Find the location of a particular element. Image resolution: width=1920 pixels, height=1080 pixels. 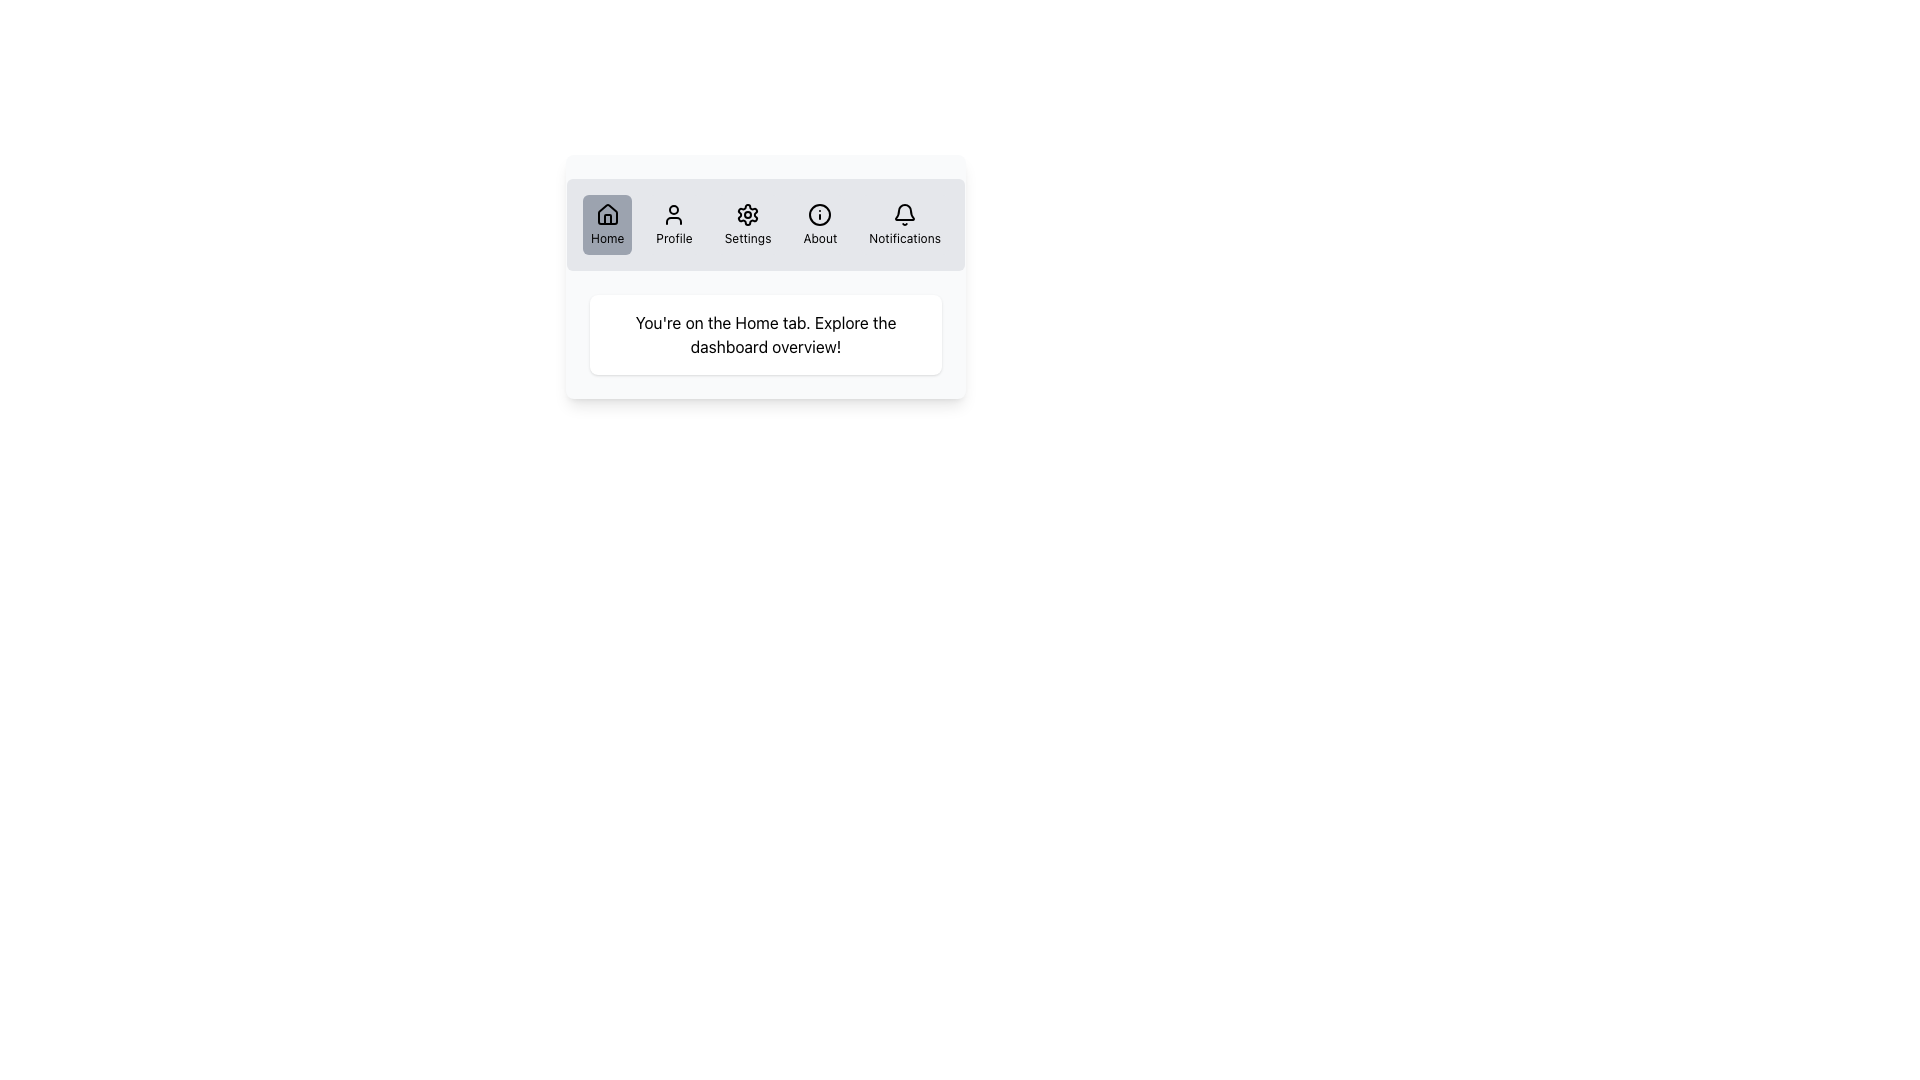

the 'Home' icon located at the center of the first button in the navigation bar is located at coordinates (606, 215).